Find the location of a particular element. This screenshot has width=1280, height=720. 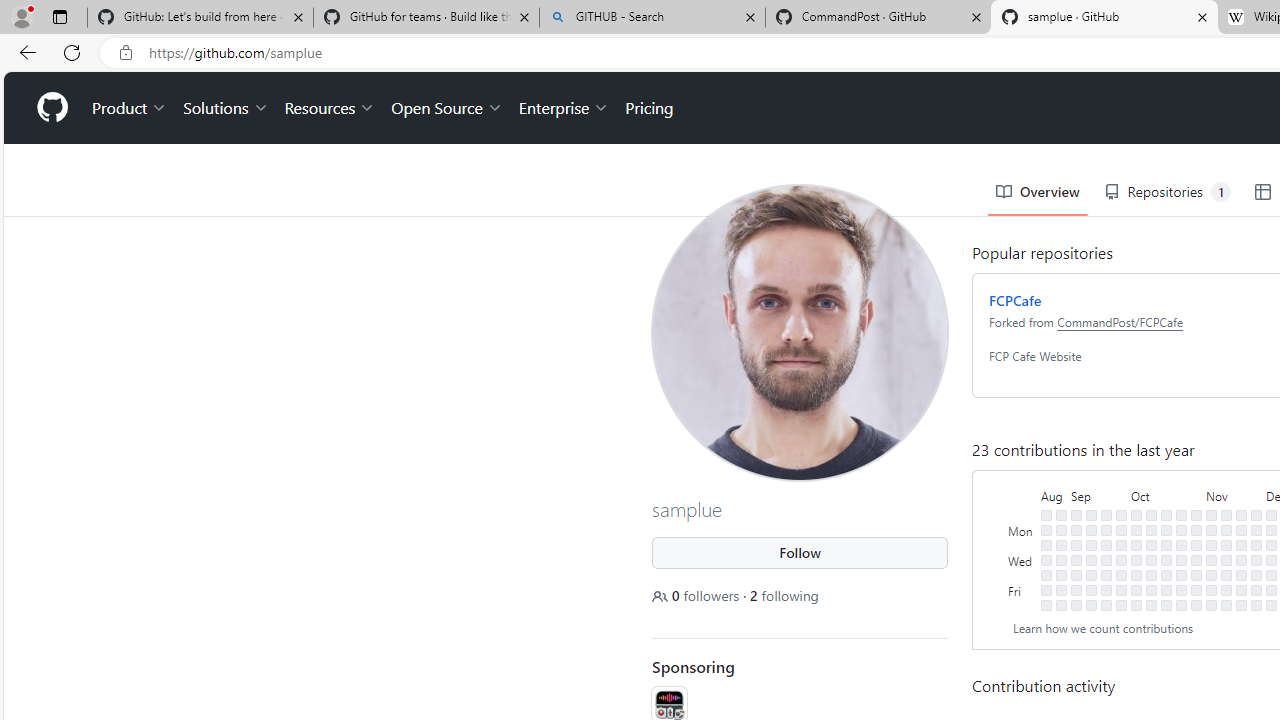

'Follow' is located at coordinates (800, 552).